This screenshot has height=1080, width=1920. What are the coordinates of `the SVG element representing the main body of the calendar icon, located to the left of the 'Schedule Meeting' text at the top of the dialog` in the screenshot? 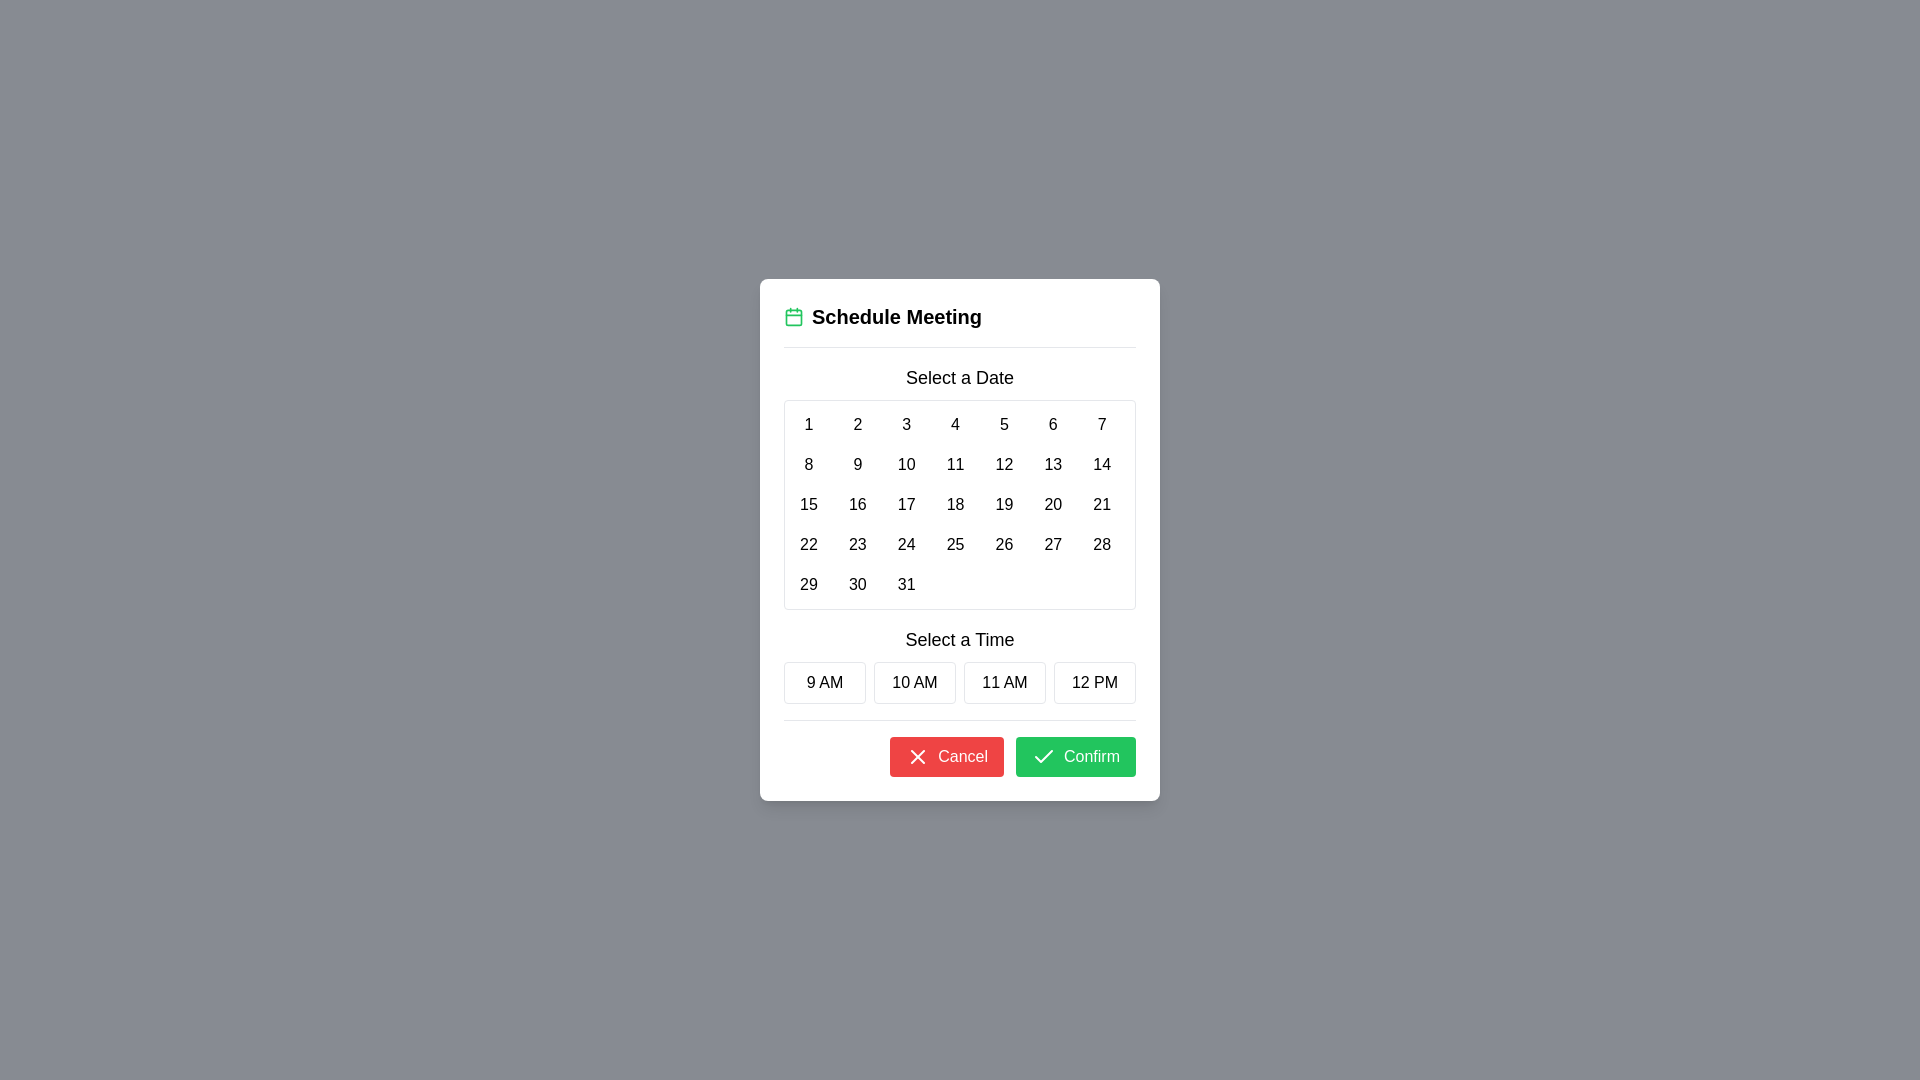 It's located at (792, 315).